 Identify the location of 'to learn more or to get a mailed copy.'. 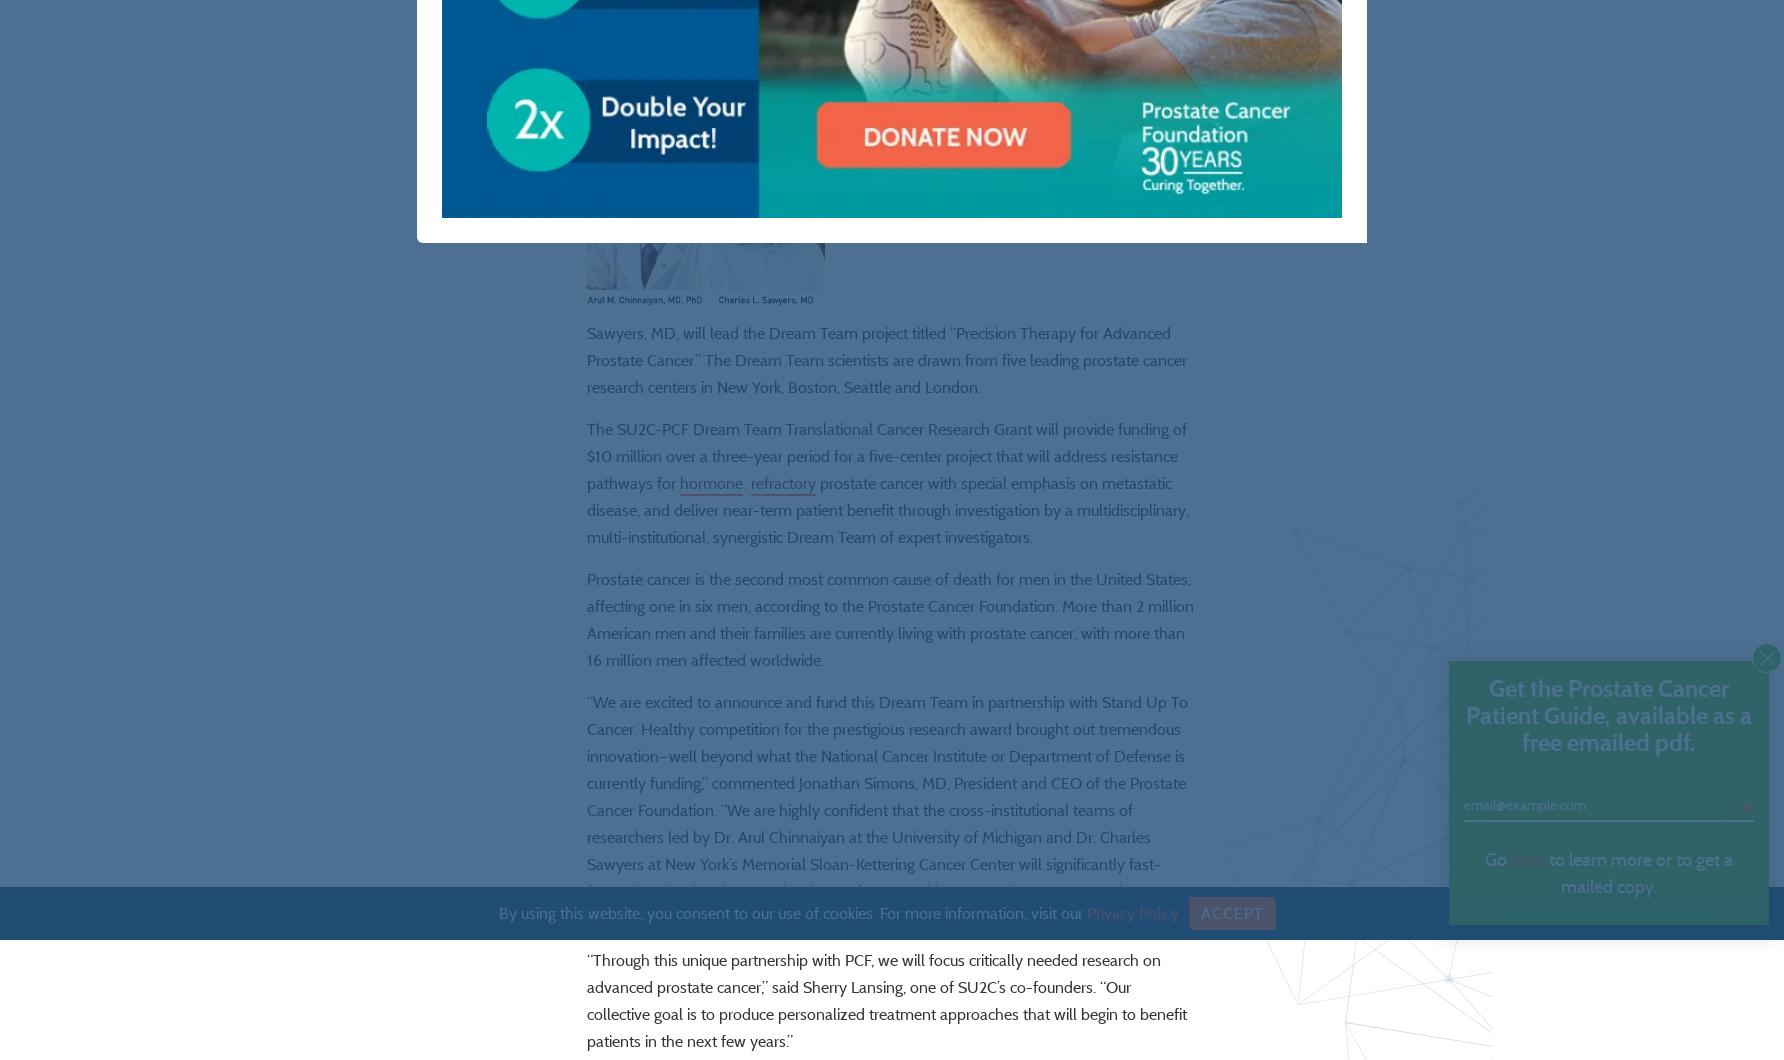
(1638, 873).